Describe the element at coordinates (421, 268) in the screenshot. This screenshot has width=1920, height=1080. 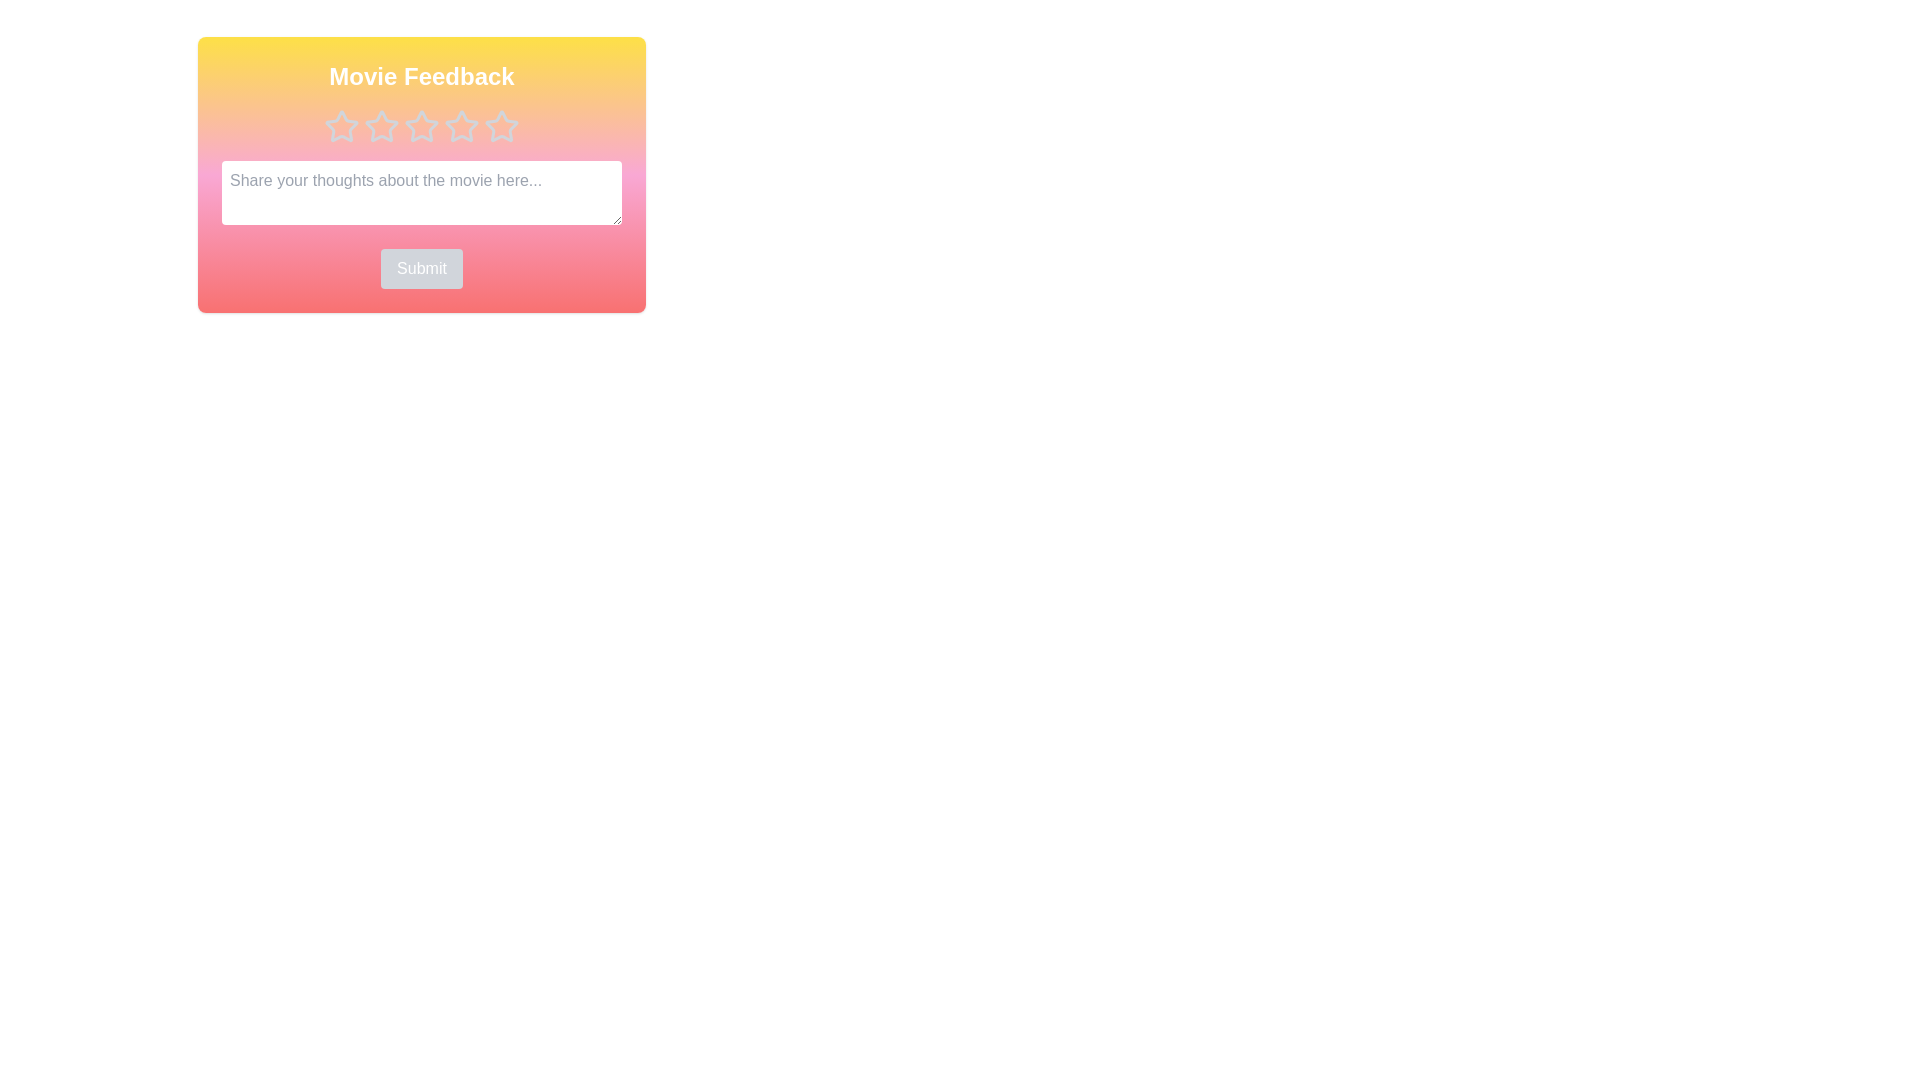
I see `Submit button to submit the feedback` at that location.